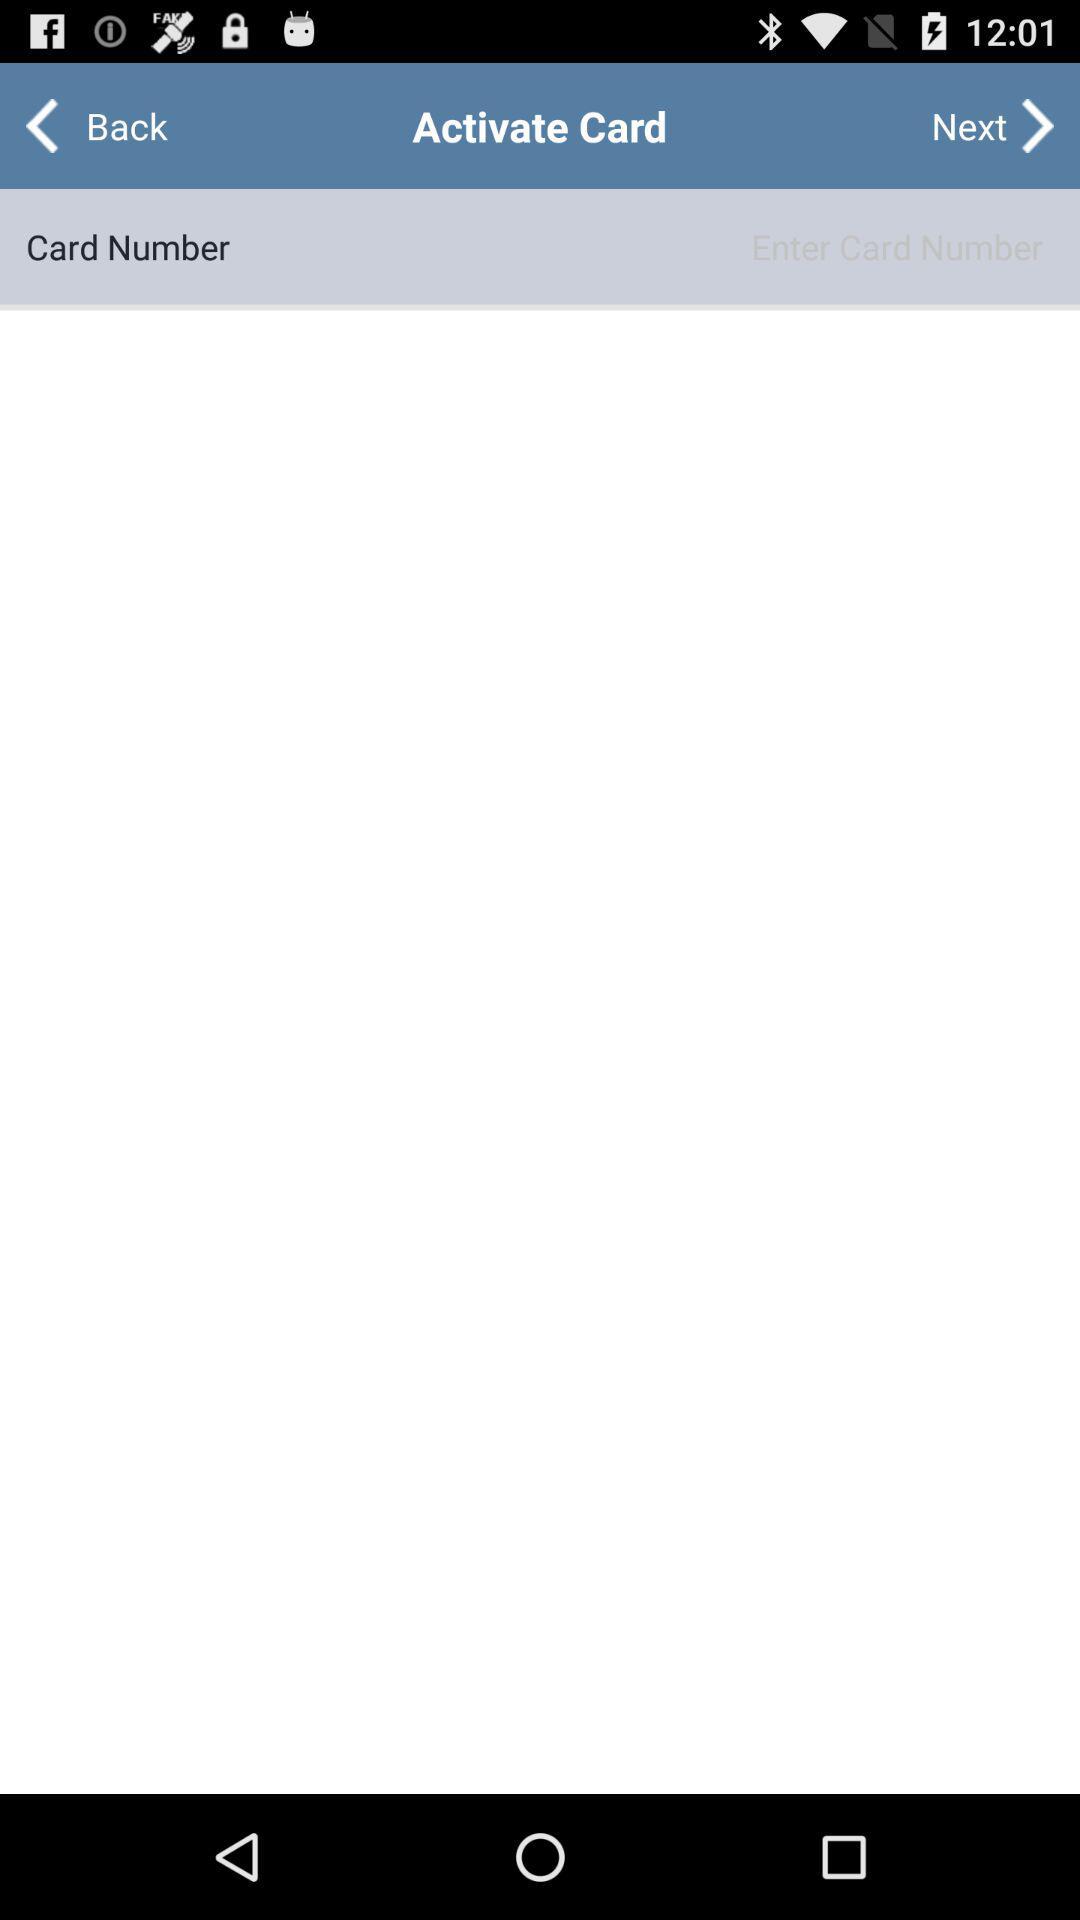  Describe the element at coordinates (968, 124) in the screenshot. I see `the next icon` at that location.